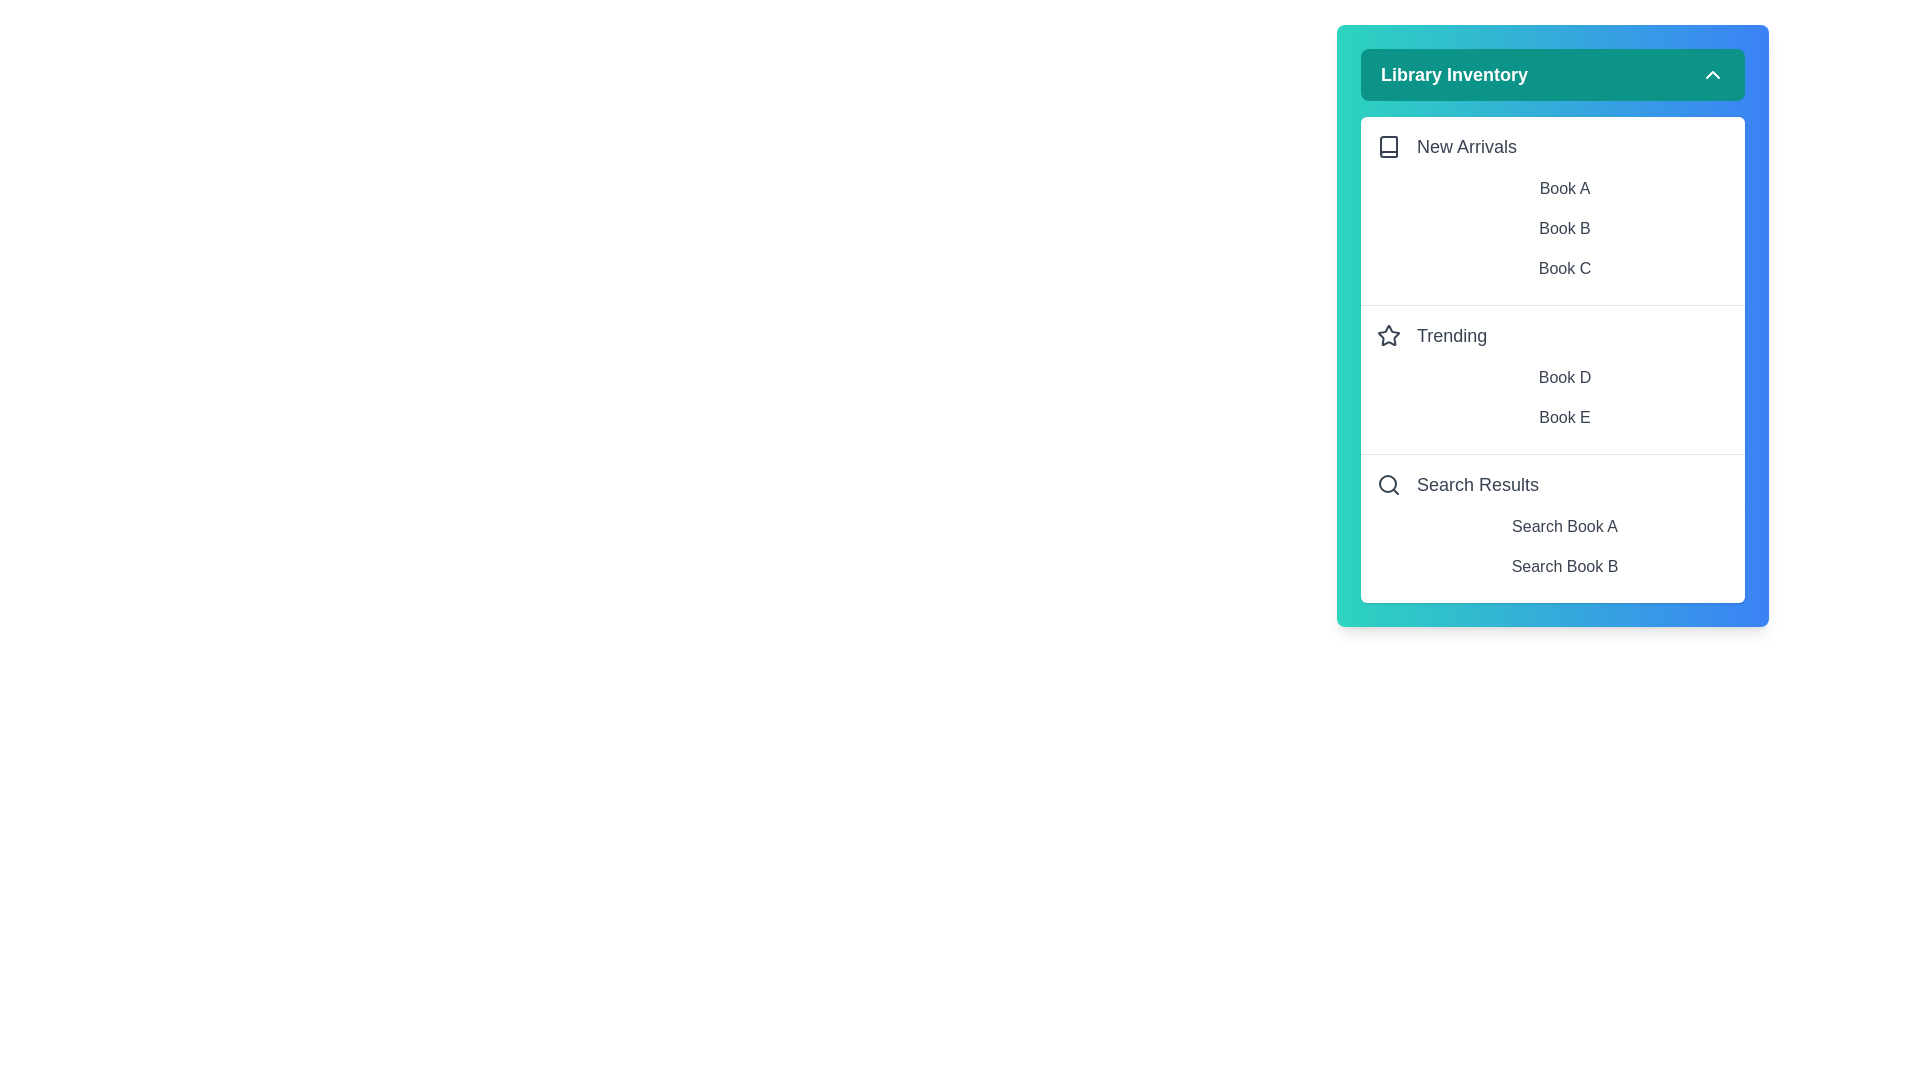  Describe the element at coordinates (1552, 145) in the screenshot. I see `the category New Arrivals to focus on it` at that location.